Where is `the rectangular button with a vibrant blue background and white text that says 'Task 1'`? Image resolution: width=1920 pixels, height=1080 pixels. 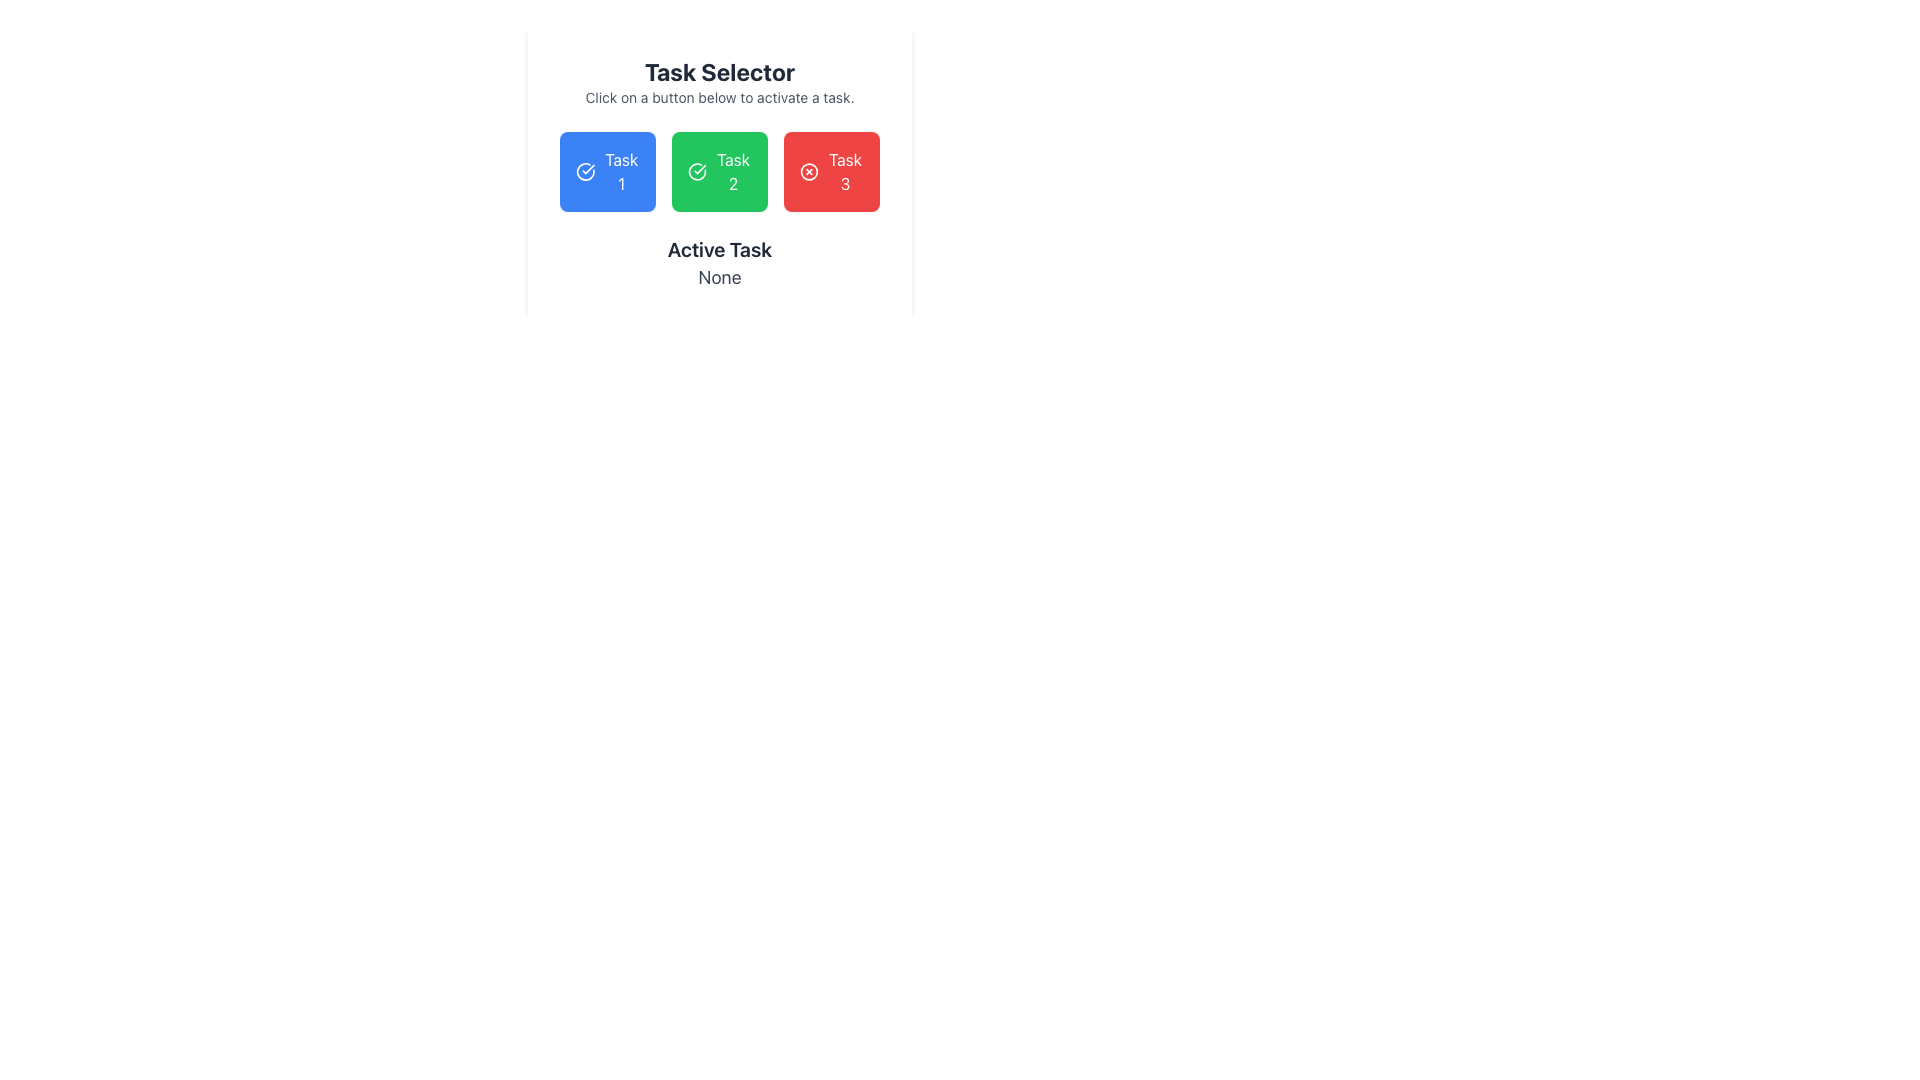
the rectangular button with a vibrant blue background and white text that says 'Task 1' is located at coordinates (607, 171).